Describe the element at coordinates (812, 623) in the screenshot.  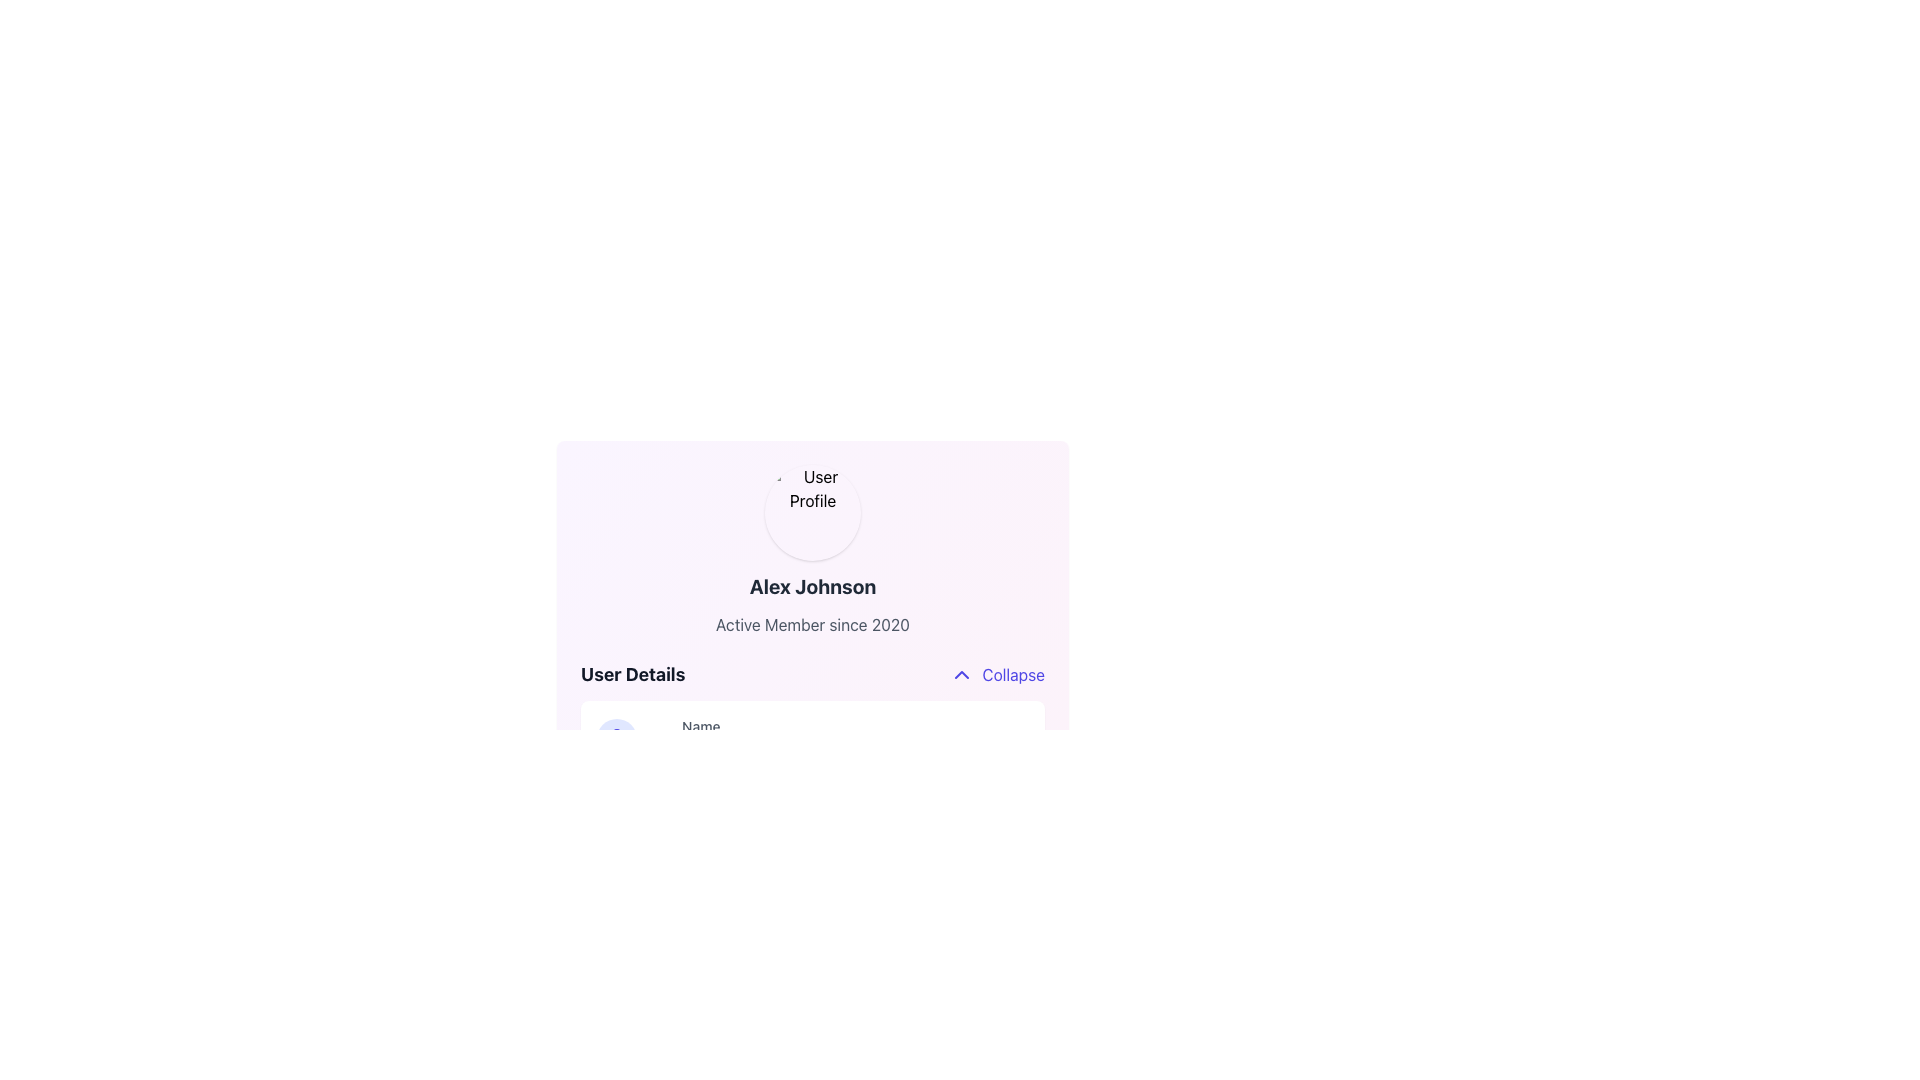
I see `the text label displaying 'Active Member since 2020', which is a descriptive subtitle below 'Alex Johnson'` at that location.